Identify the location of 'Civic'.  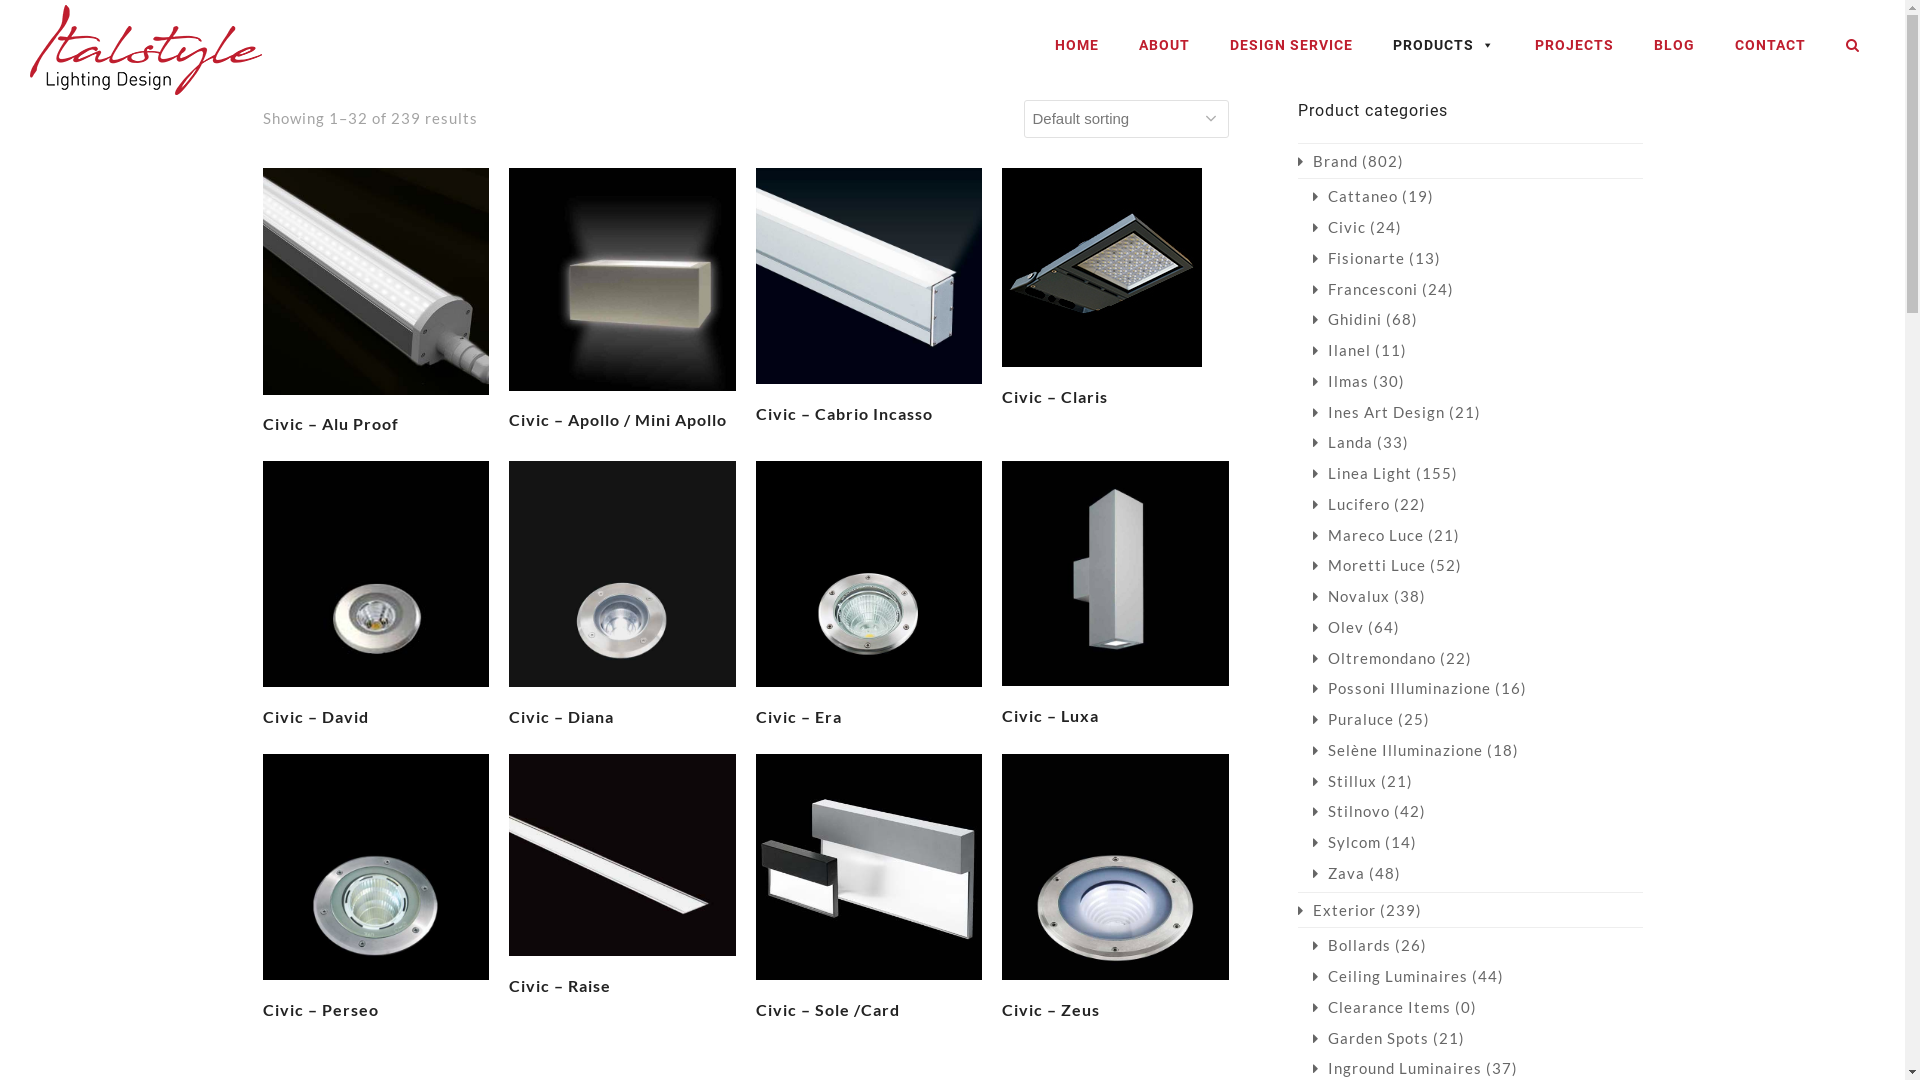
(1311, 226).